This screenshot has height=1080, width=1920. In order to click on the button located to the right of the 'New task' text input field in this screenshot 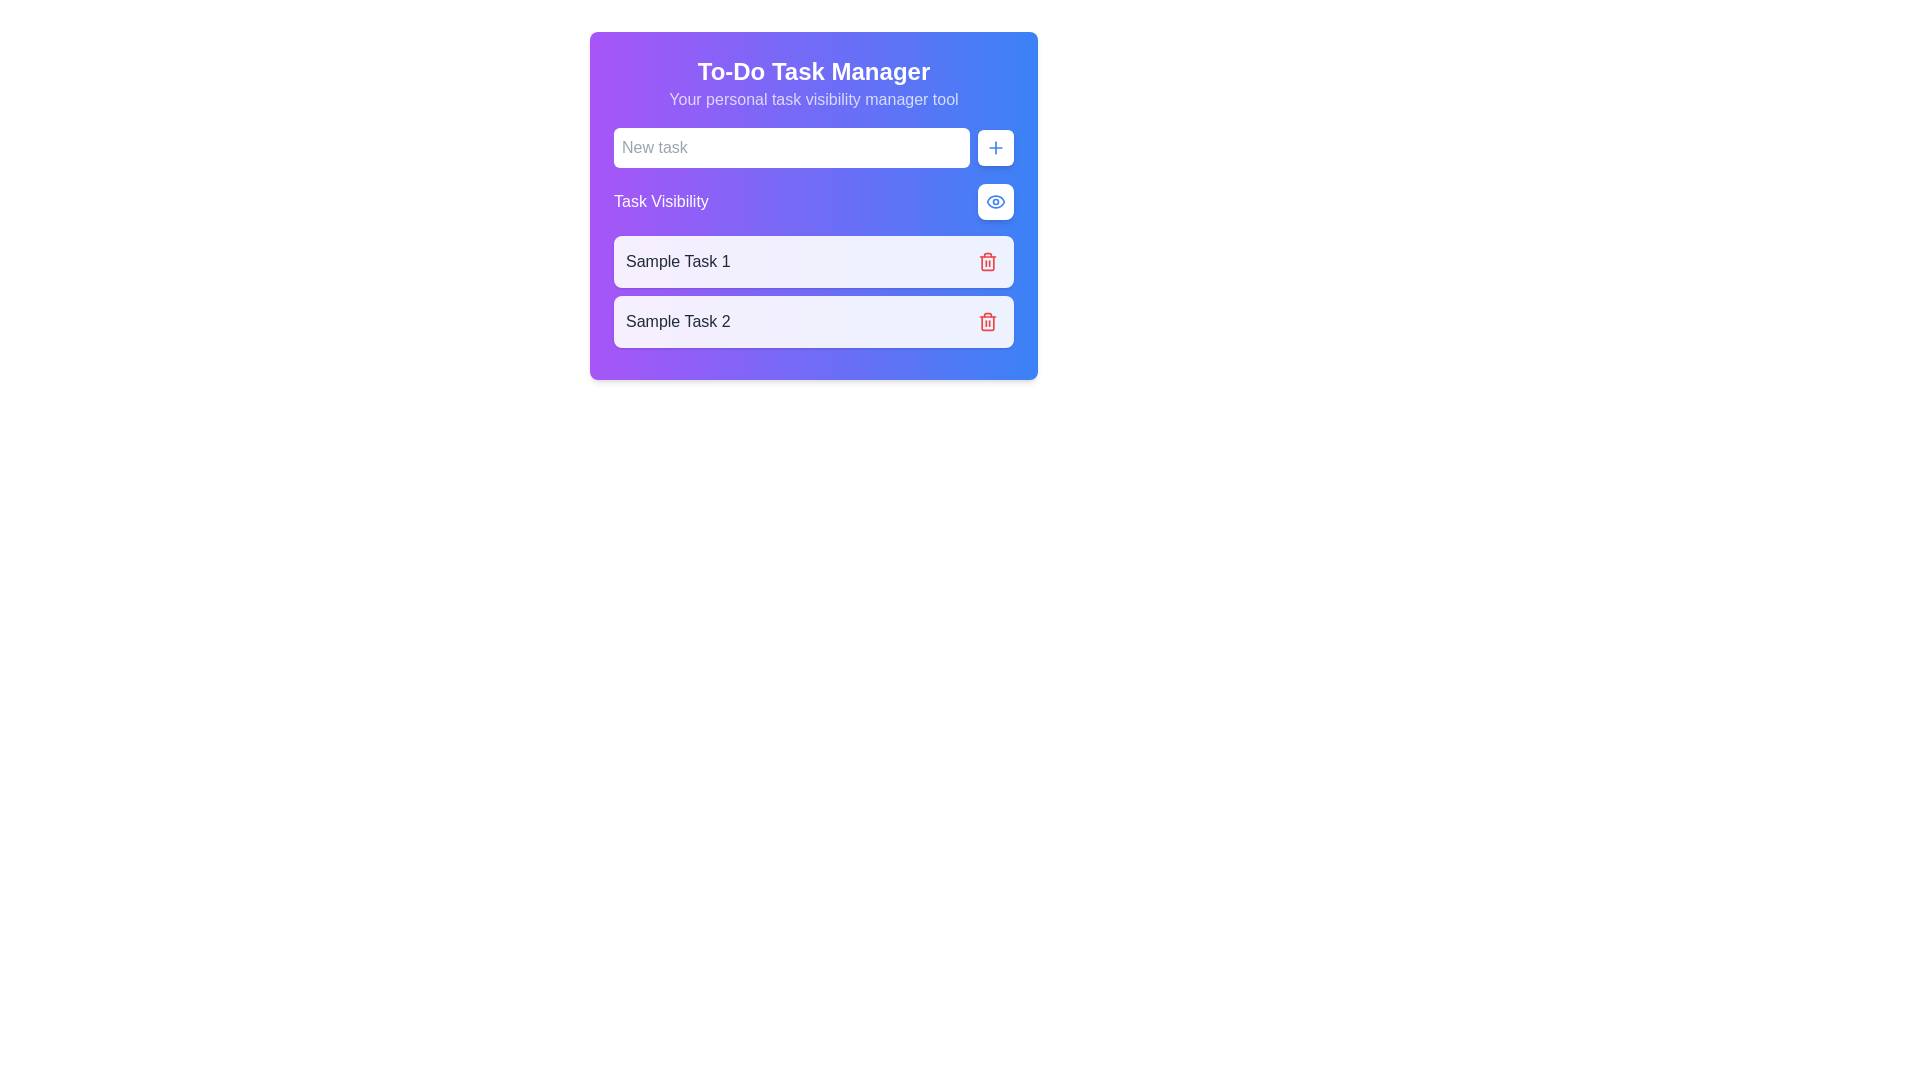, I will do `click(996, 146)`.